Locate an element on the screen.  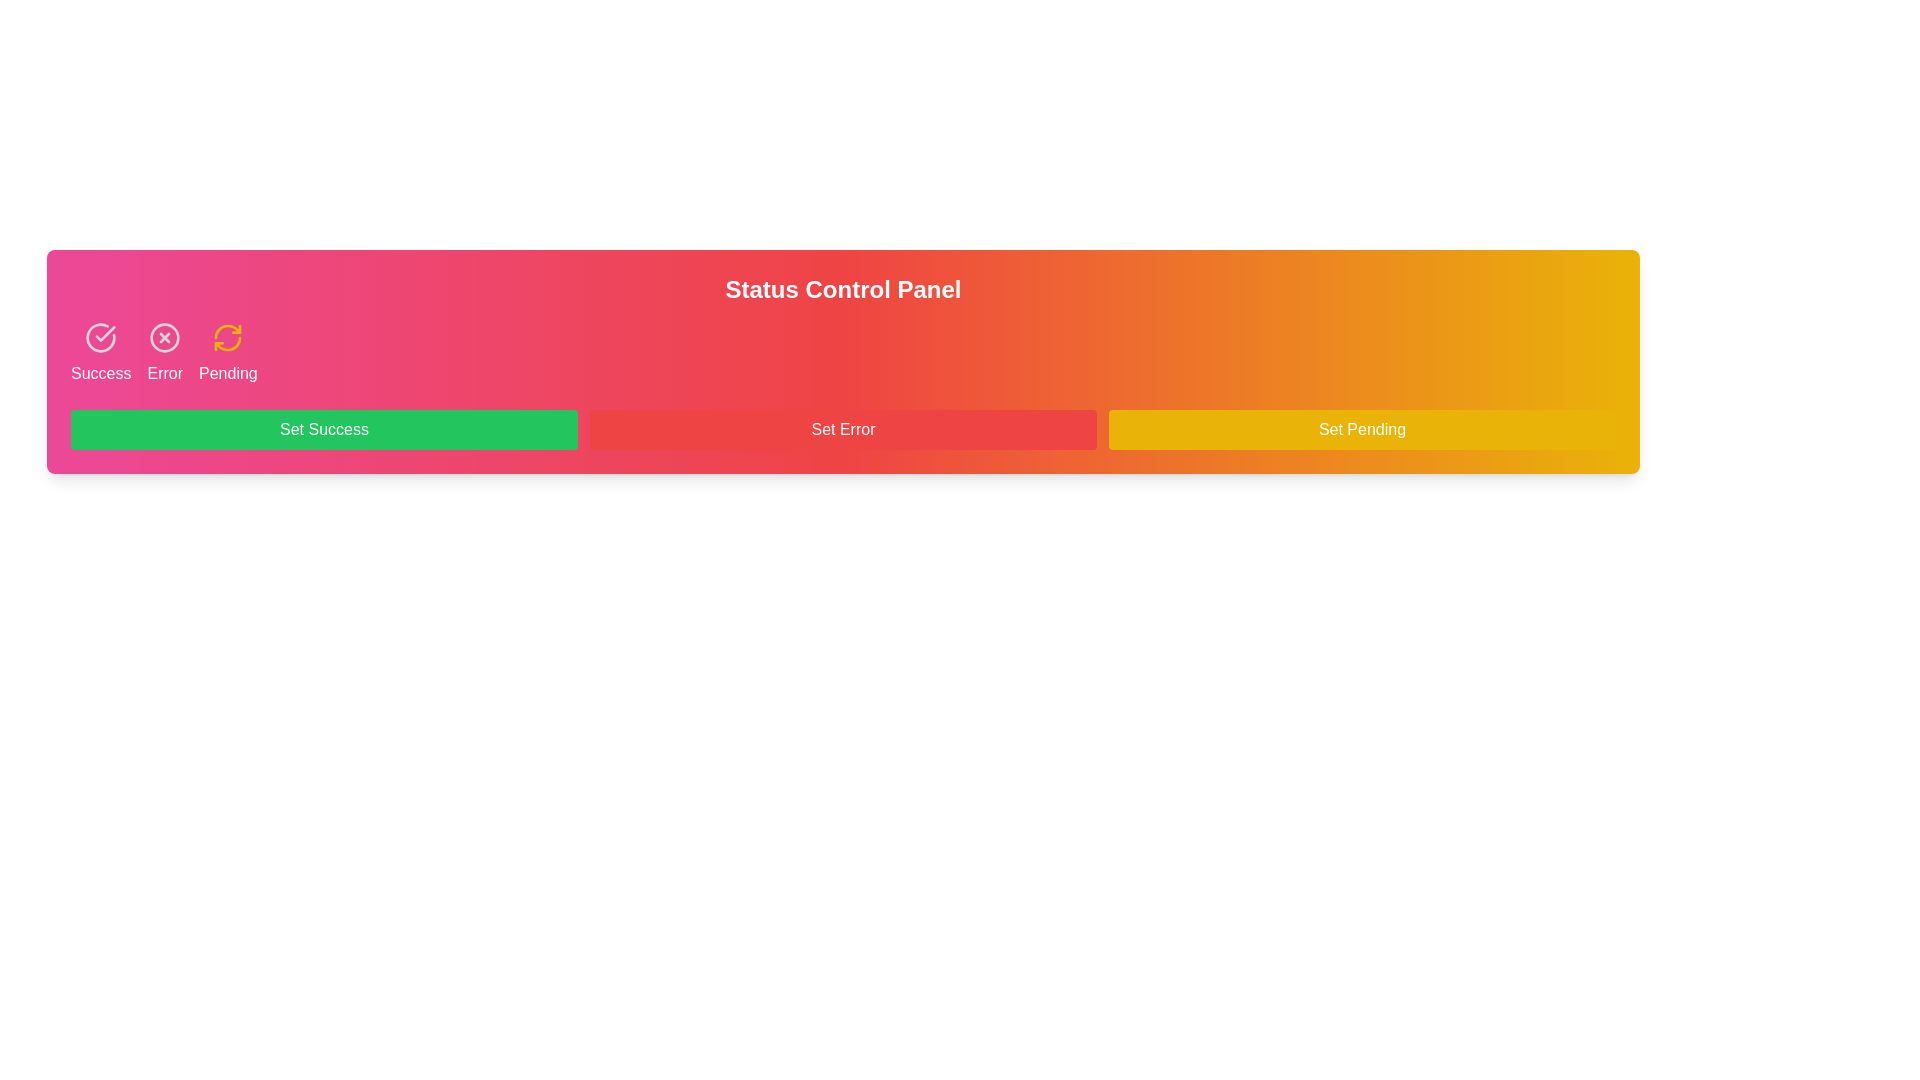
the static text label reading 'Pending', which is styled in white on a pink background and positioned between the 'Error' label and a refresh icon is located at coordinates (228, 374).